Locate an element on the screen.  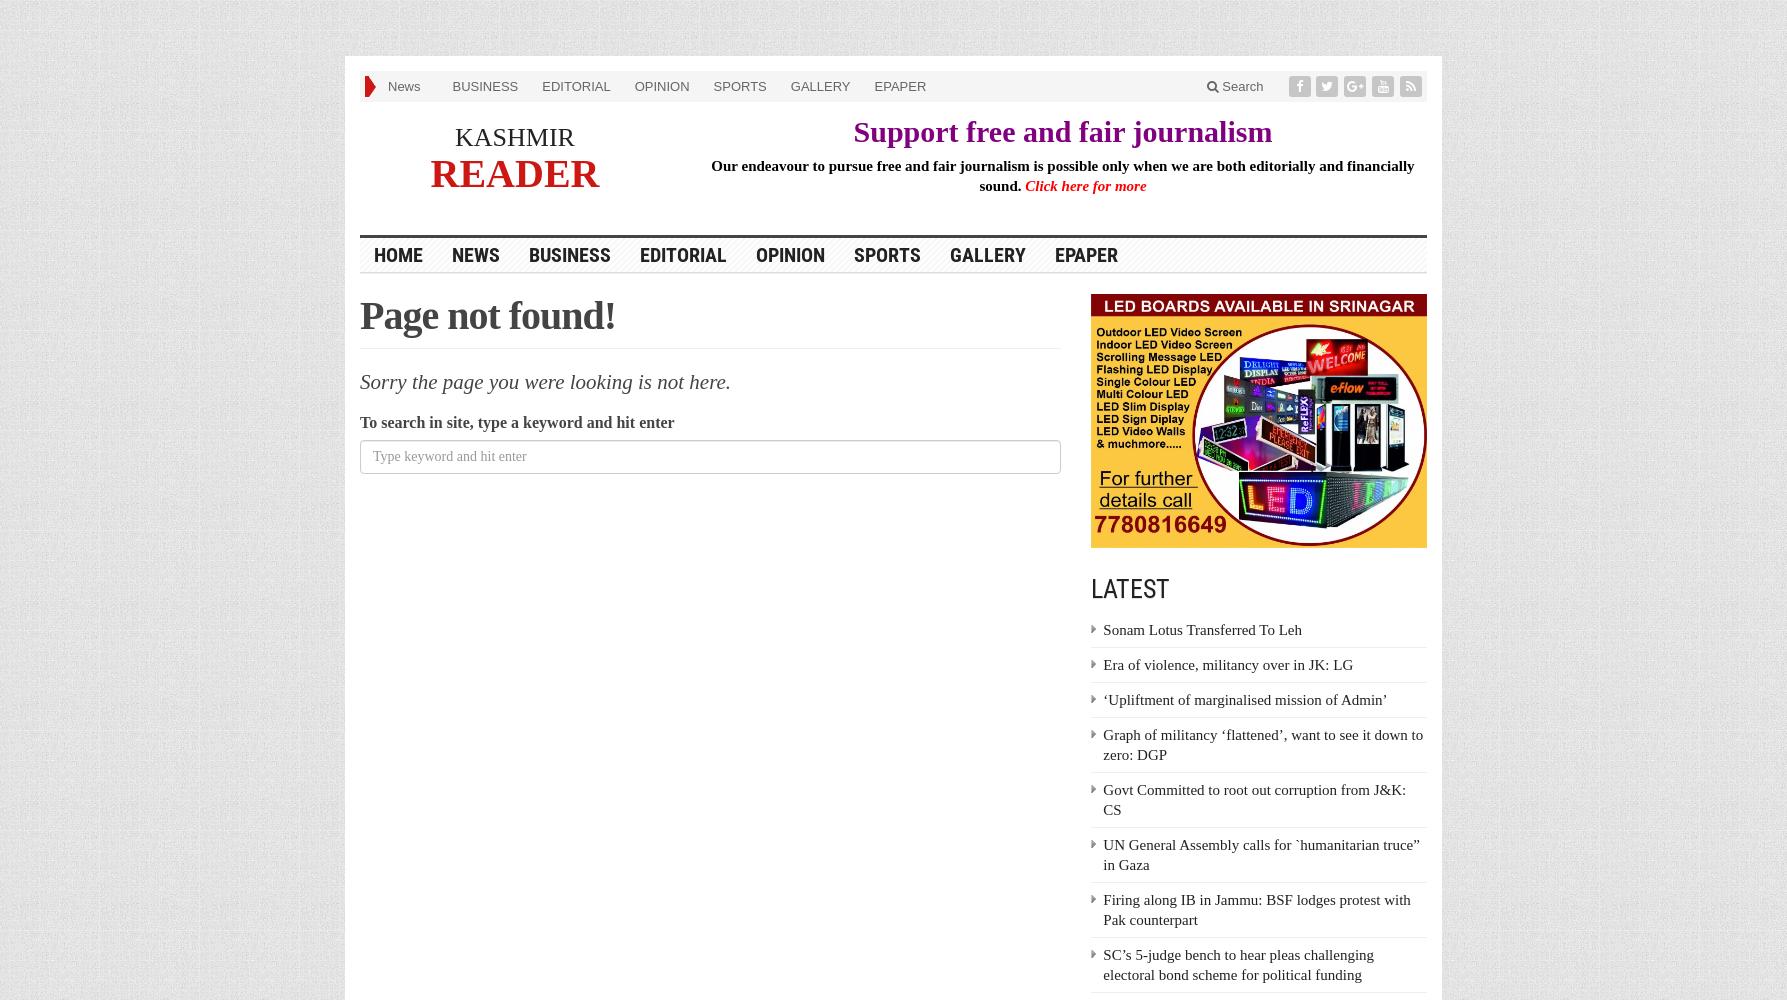
'GALLERY' is located at coordinates (820, 85).